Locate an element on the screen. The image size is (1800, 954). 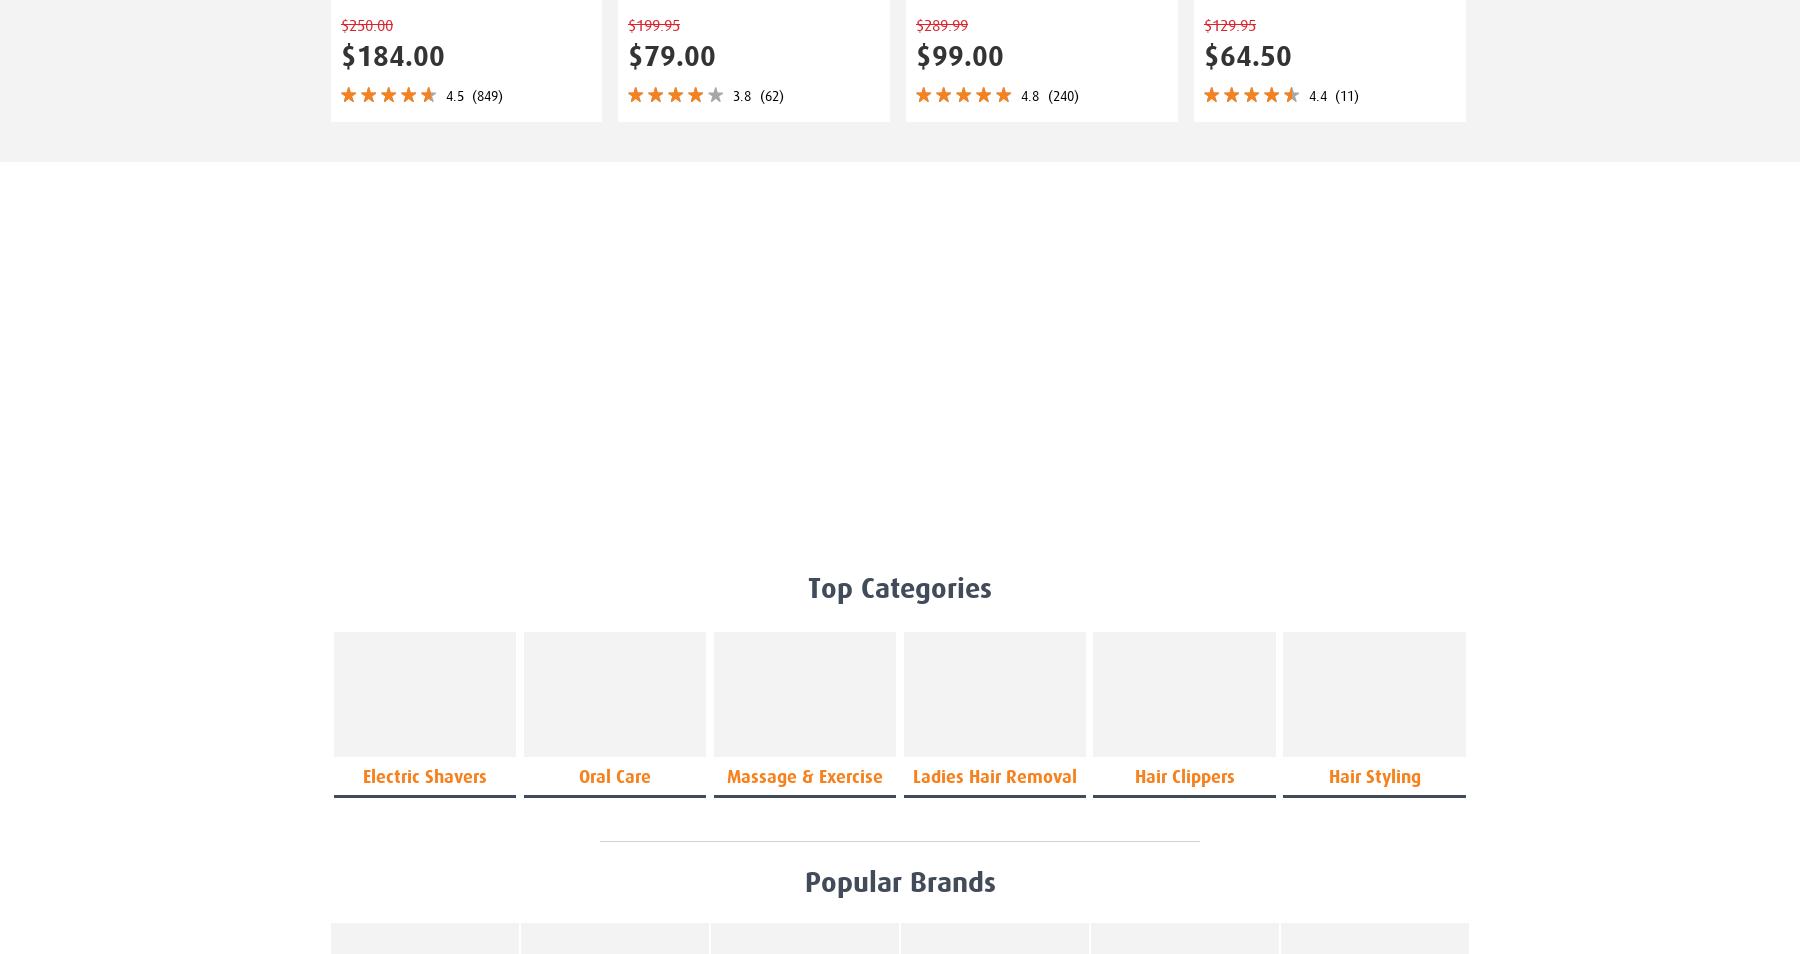
'hair removal' is located at coordinates (962, 777).